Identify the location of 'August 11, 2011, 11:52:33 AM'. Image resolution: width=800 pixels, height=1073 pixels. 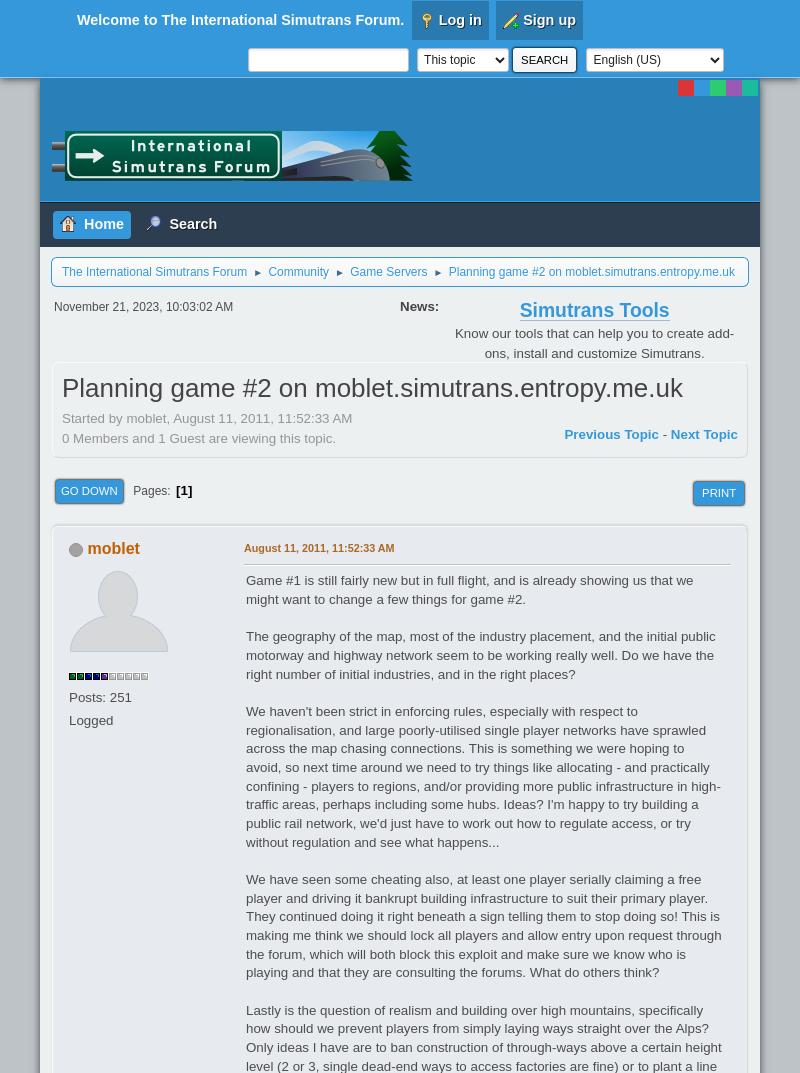
(317, 547).